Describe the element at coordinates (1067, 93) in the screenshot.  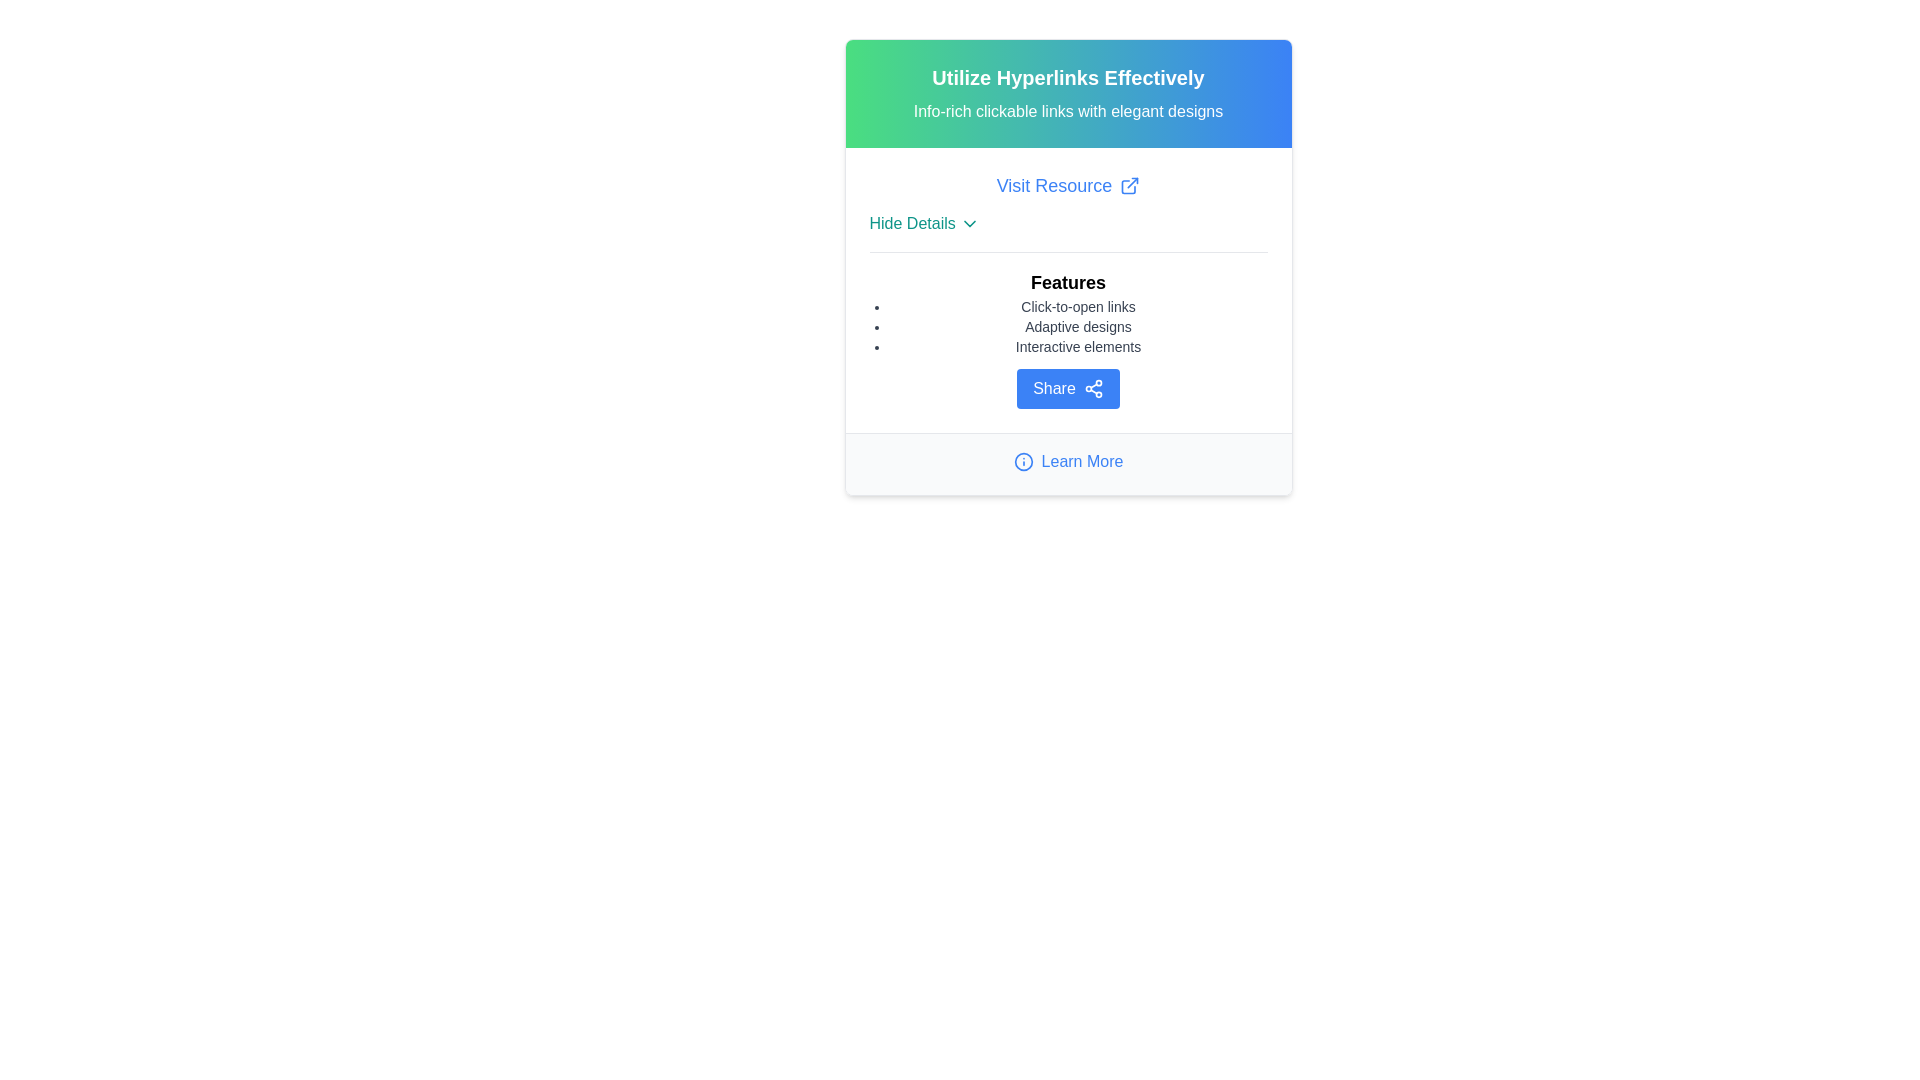
I see `the rectangular banner-like component with a gradient background that reads 'Utilize Hyperlinks Effectively' and 'Info-rich clickable links with elegant designs'` at that location.